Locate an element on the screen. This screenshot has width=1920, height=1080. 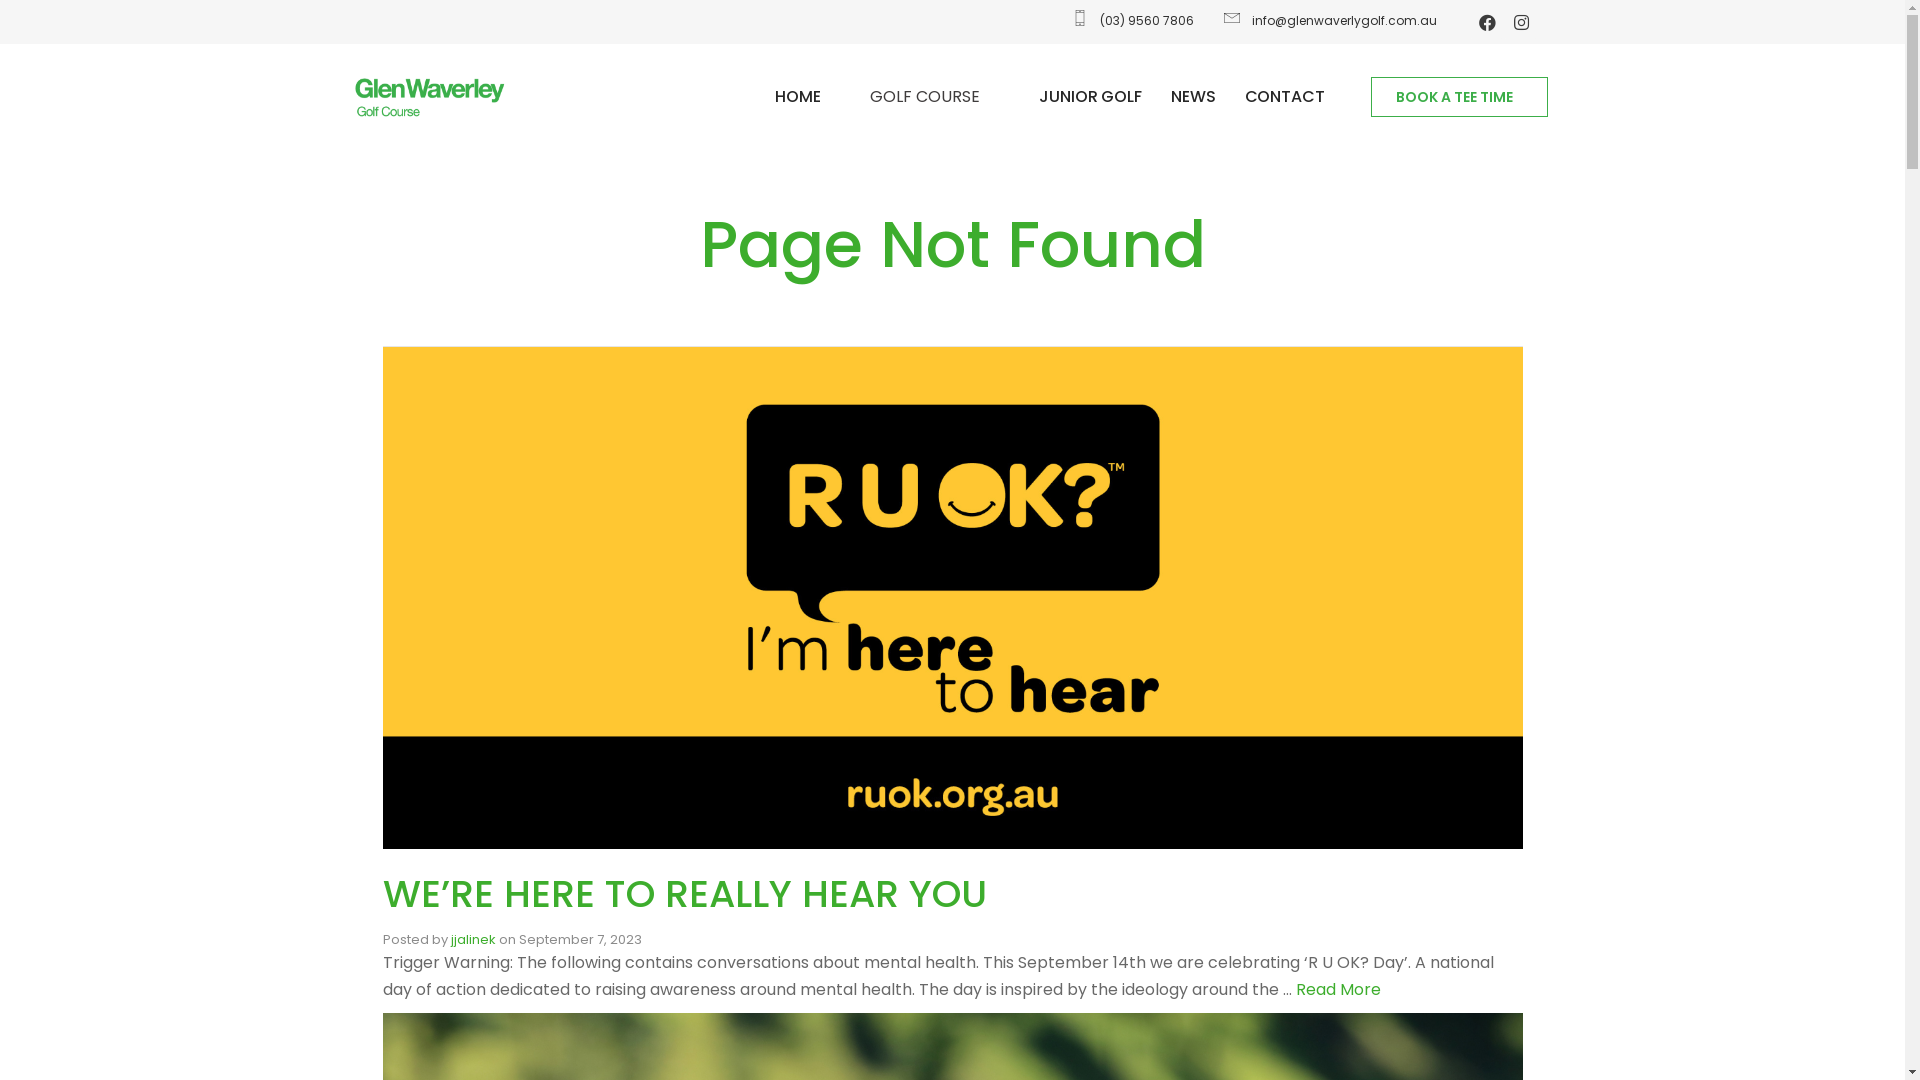
'JUNIOR GOLF' is located at coordinates (1089, 96).